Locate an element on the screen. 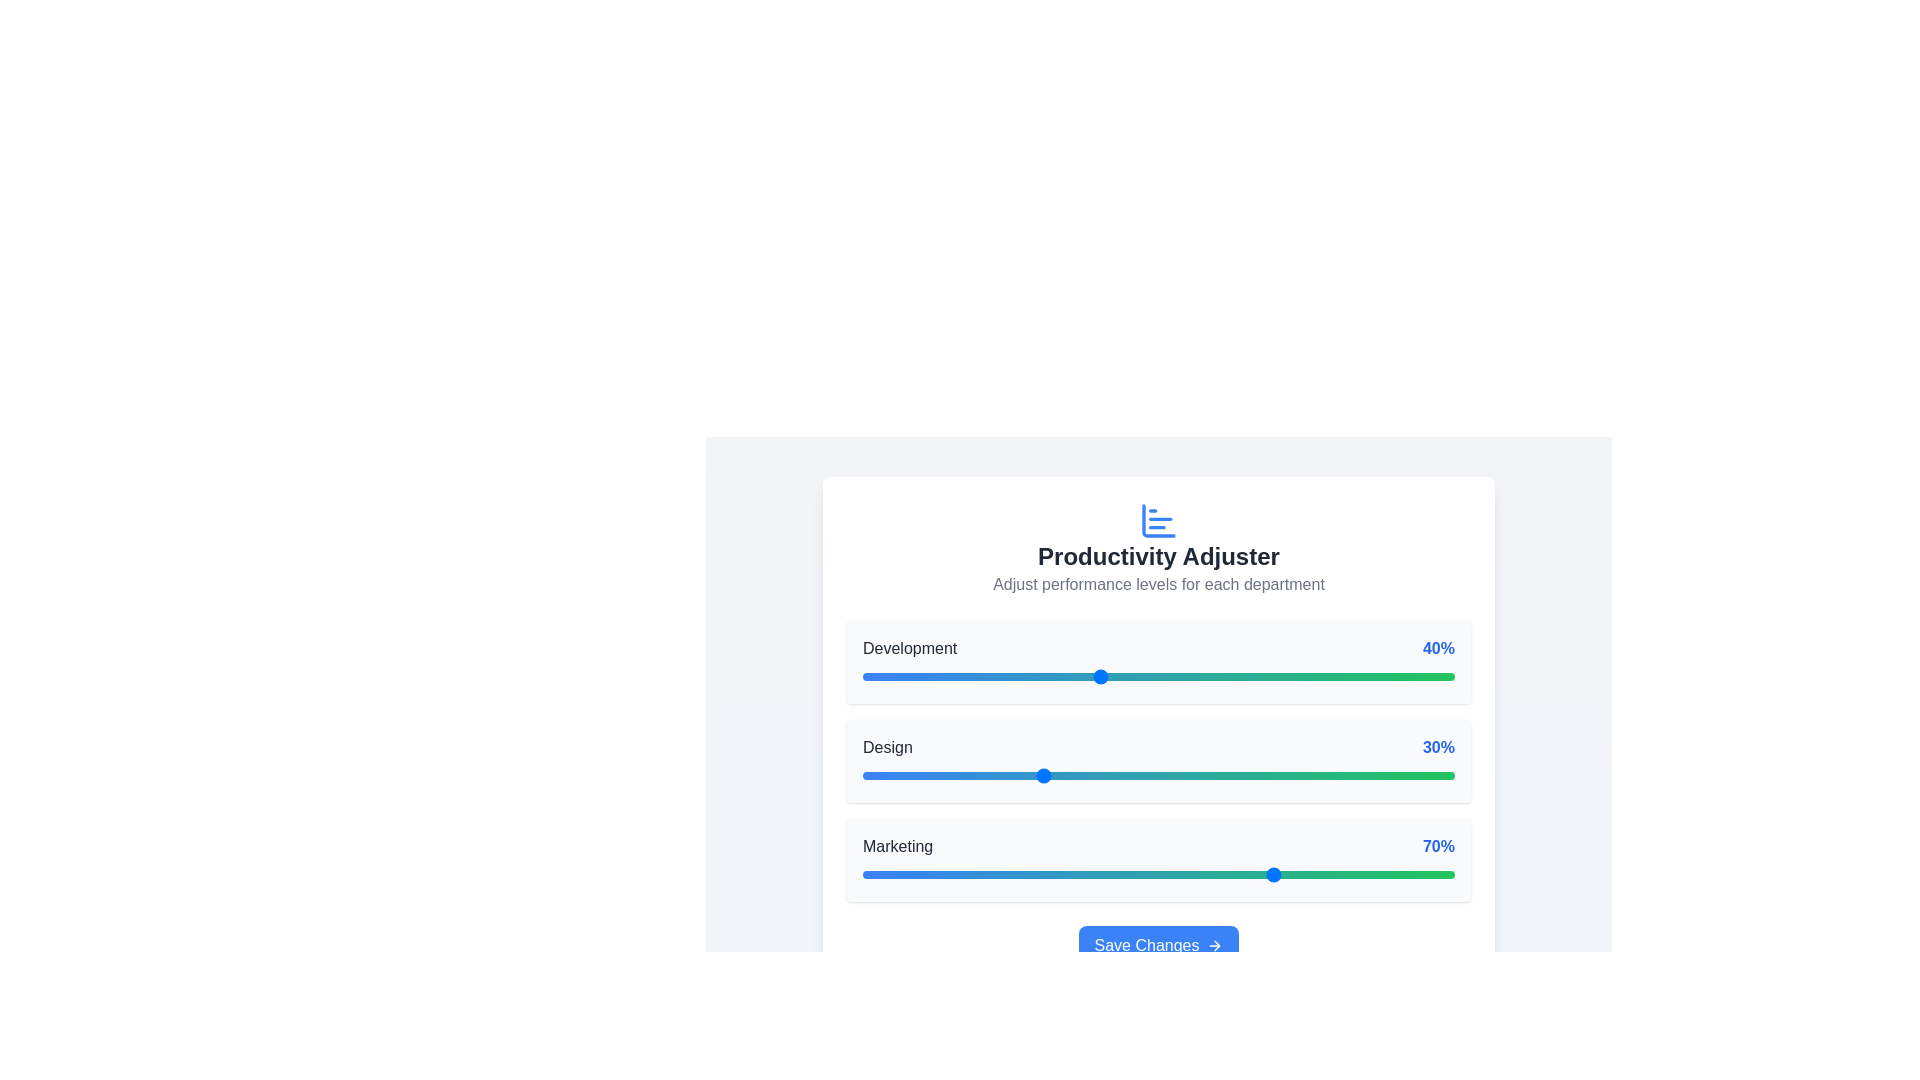 The image size is (1920, 1080). the gray-colored text label reading 'Adjust performance levels for each department' is located at coordinates (1158, 585).